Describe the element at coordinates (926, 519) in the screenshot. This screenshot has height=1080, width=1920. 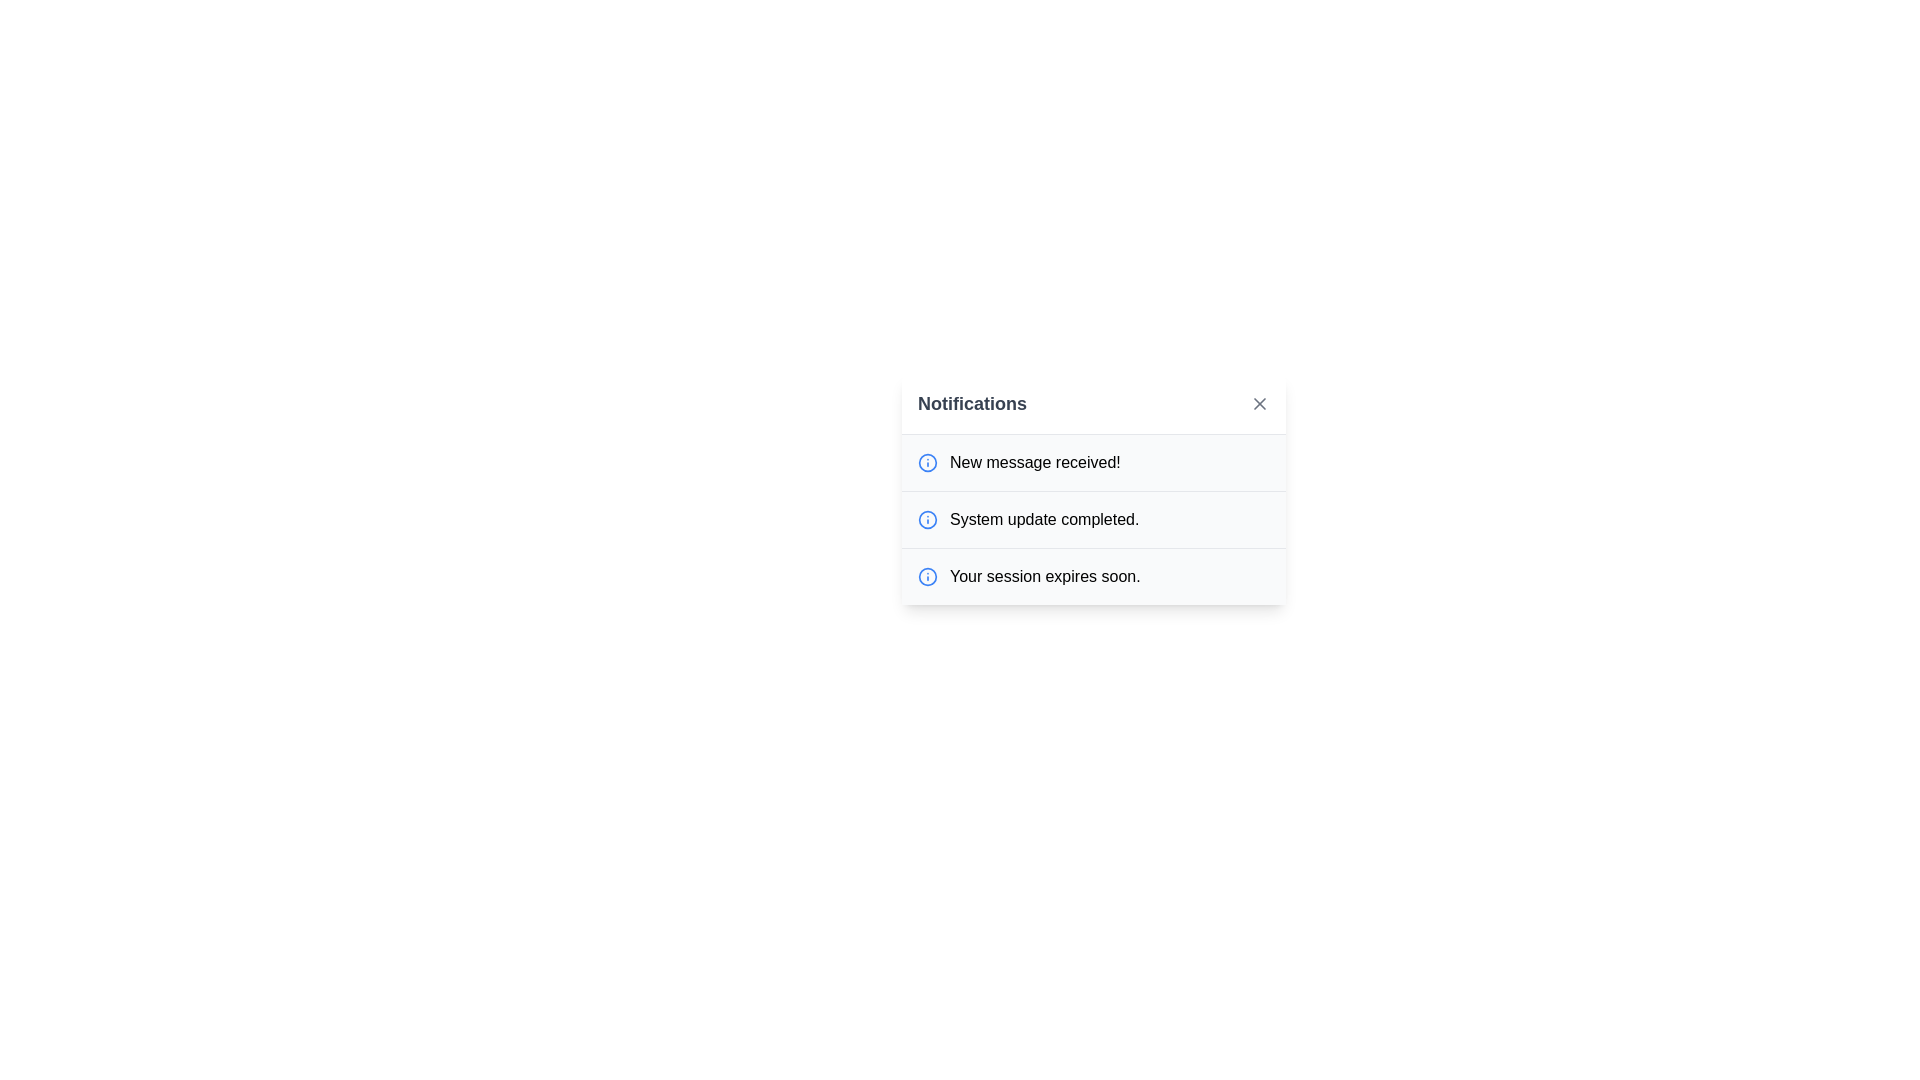
I see `the circular blue-bordered icon with an 'i' in the center, located in the second row of the 'Notifications' panel, aligned to the left of the text 'System update completed.'` at that location.